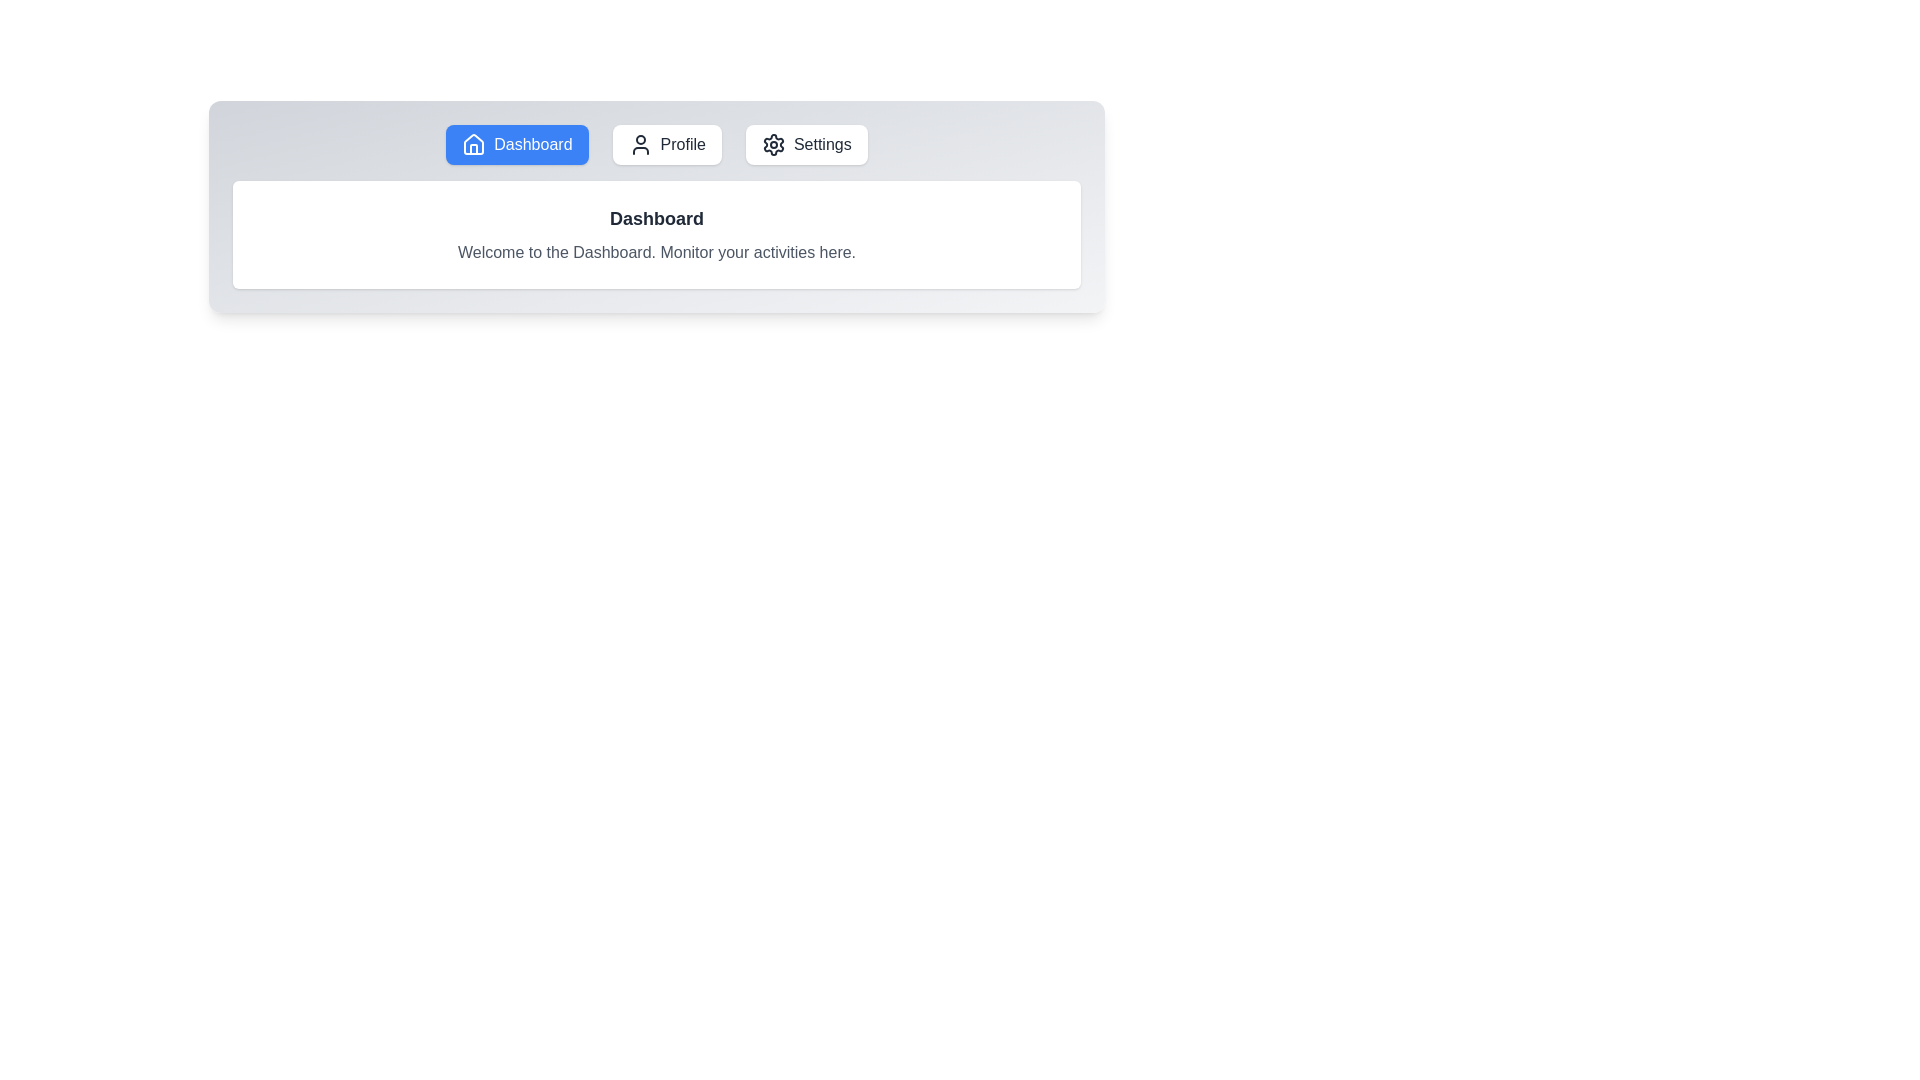 The width and height of the screenshot is (1920, 1080). What do you see at coordinates (517, 144) in the screenshot?
I see `the active tab labeled 'Dashboard' to refresh its content` at bounding box center [517, 144].